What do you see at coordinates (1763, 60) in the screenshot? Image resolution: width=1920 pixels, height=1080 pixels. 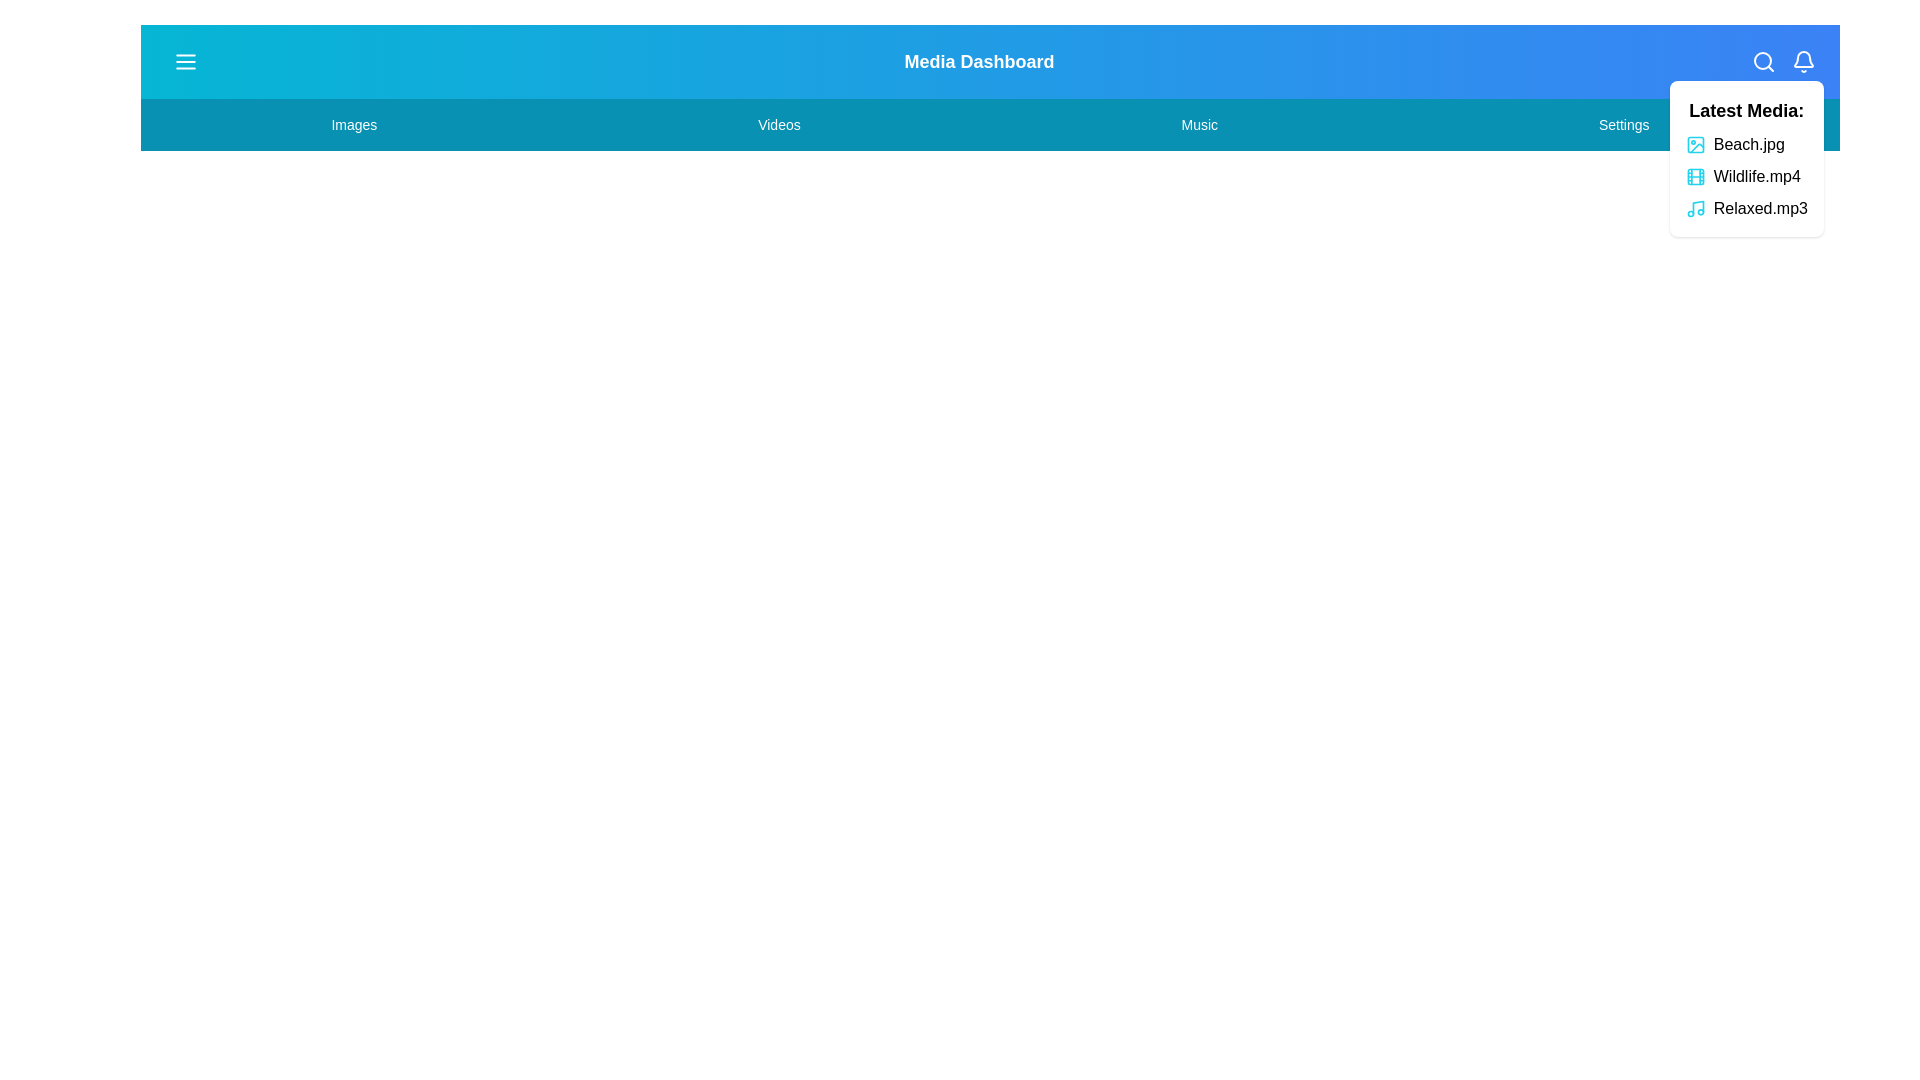 I see `the search icon` at bounding box center [1763, 60].